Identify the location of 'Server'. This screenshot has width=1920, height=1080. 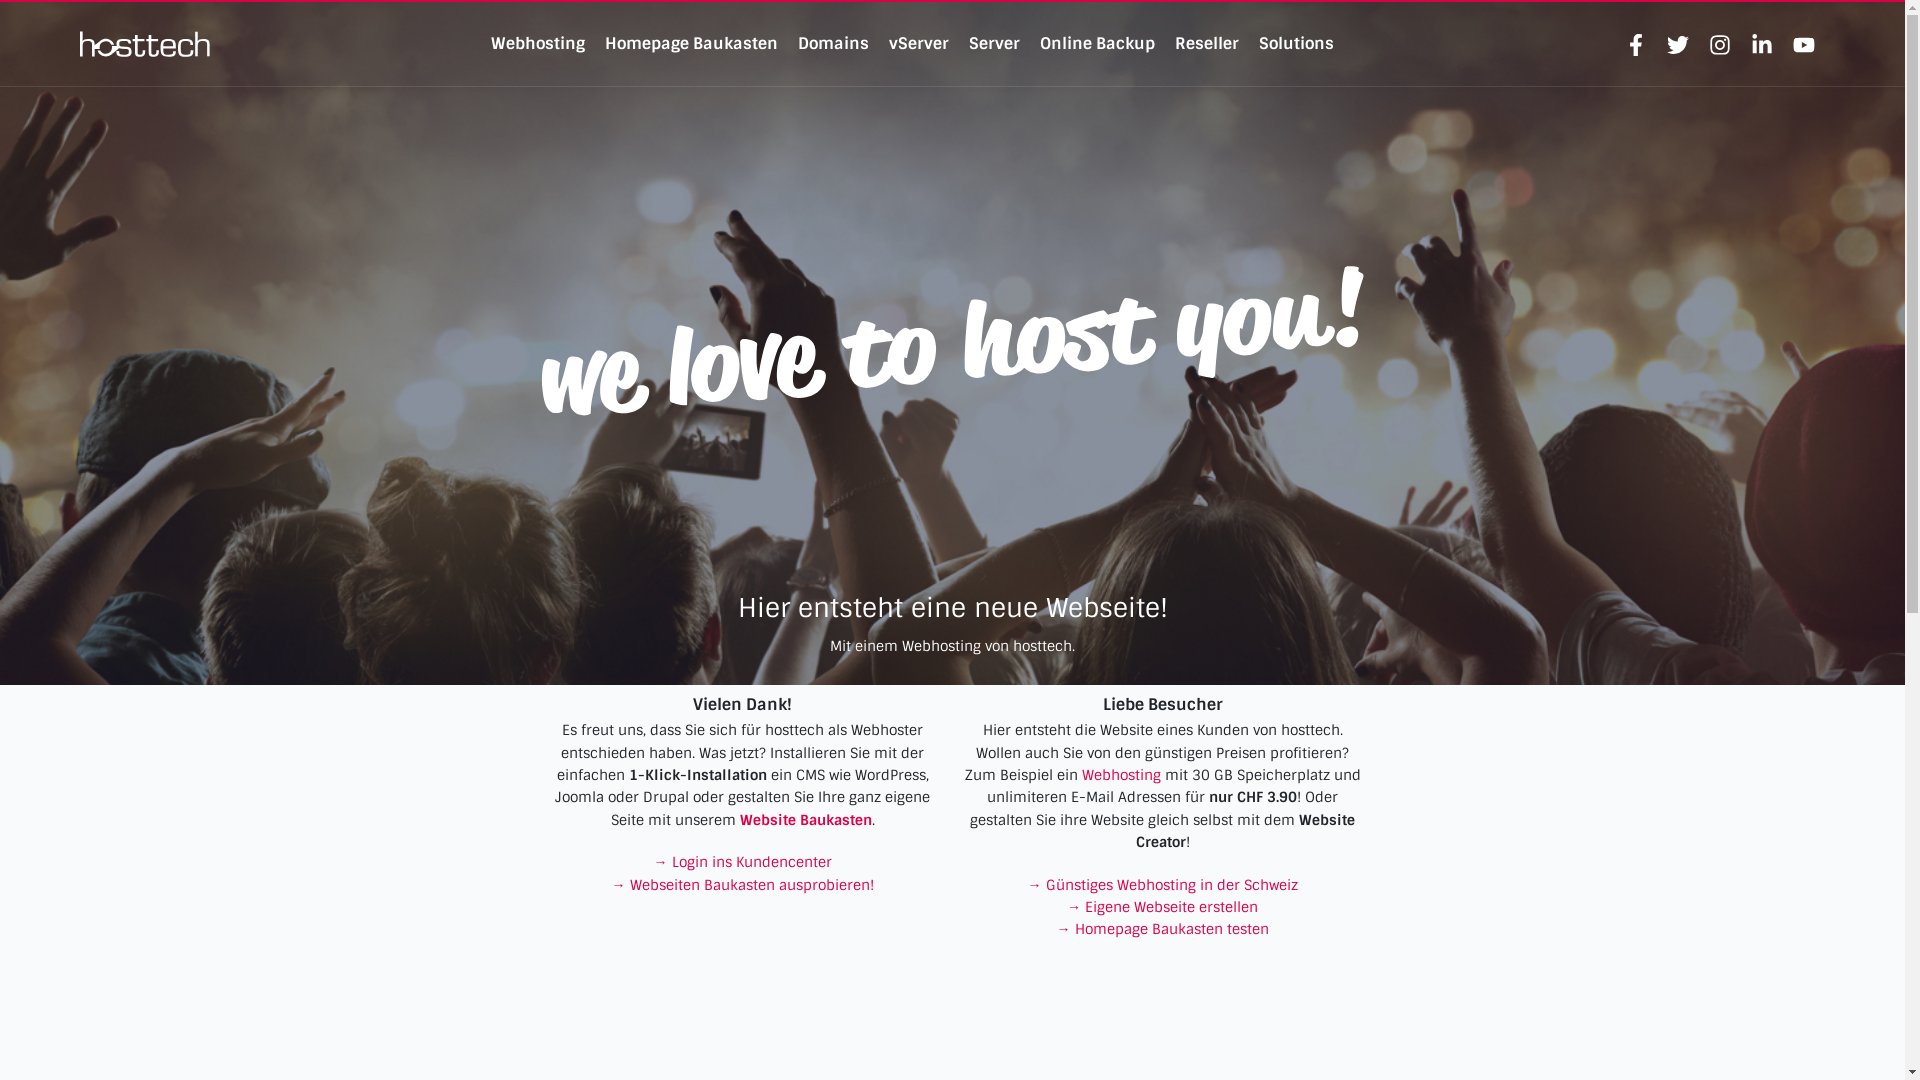
(969, 43).